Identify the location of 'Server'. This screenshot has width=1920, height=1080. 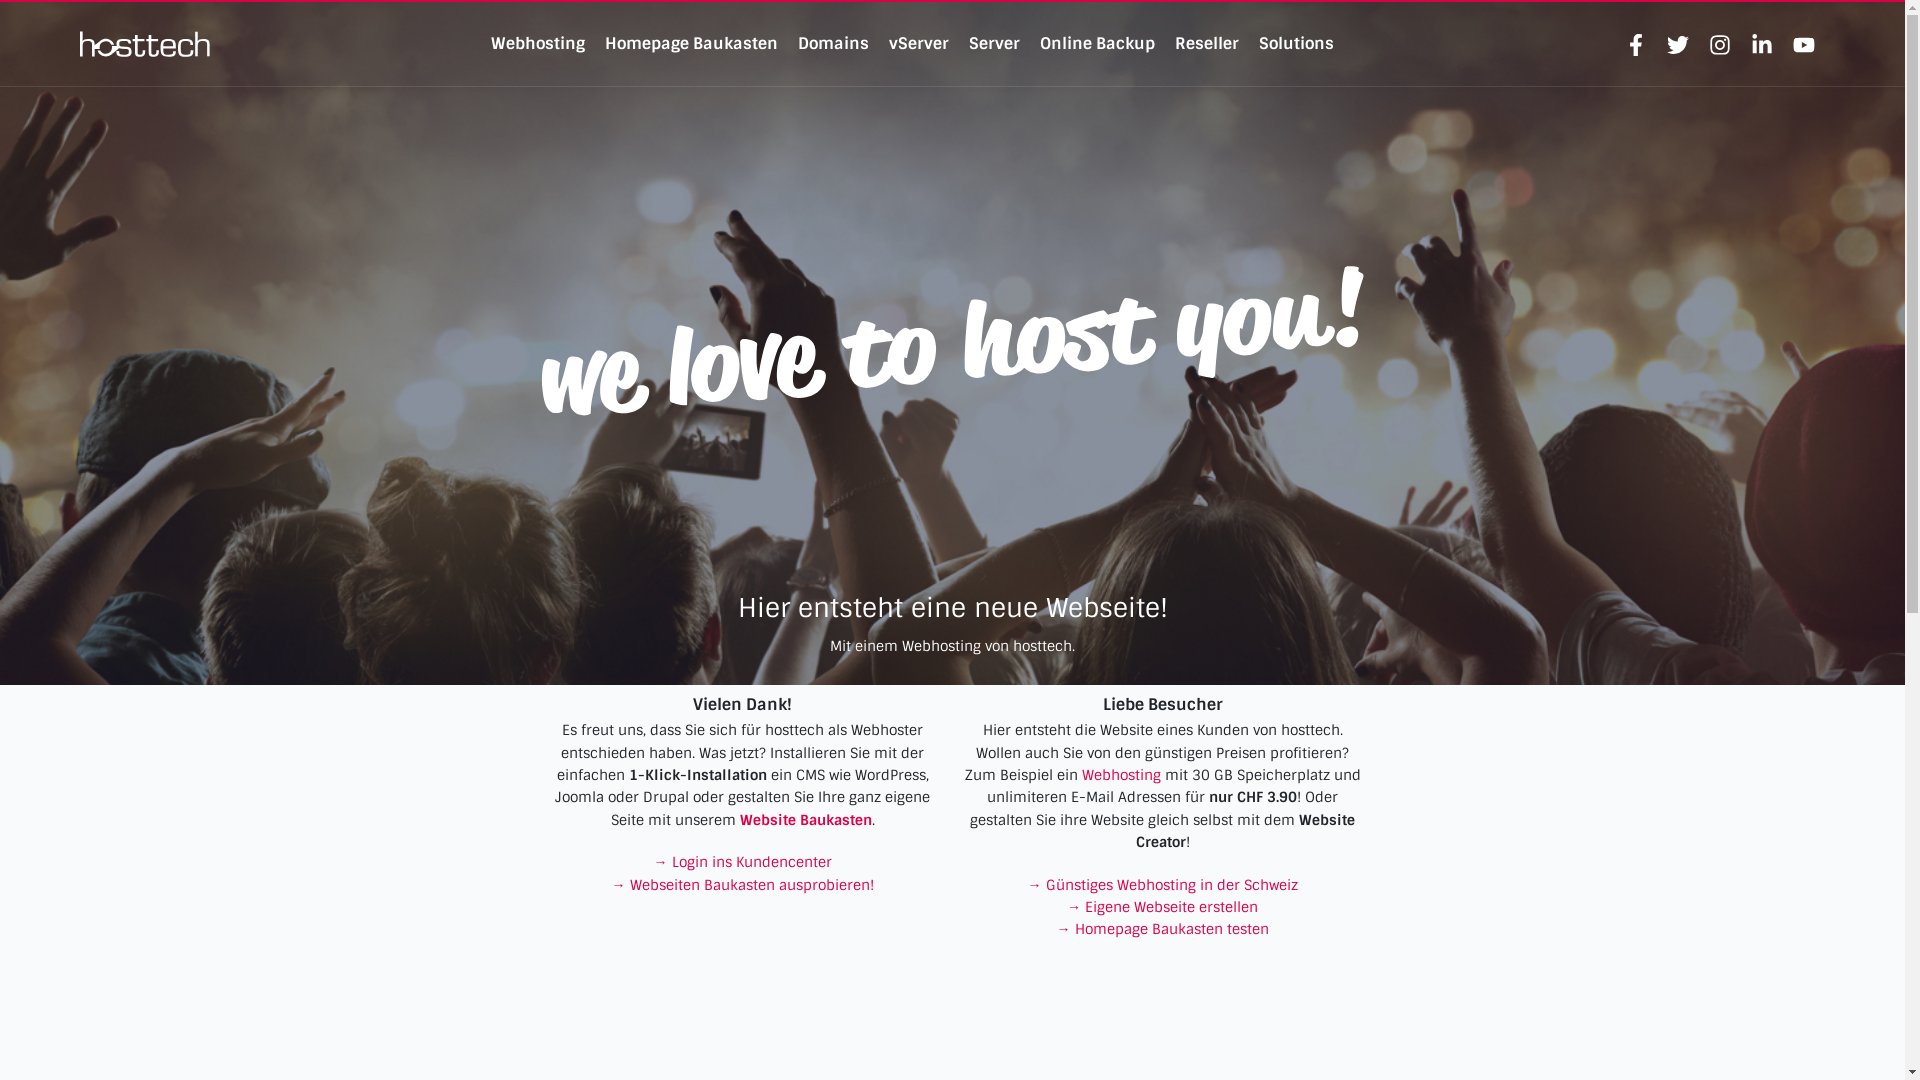
(969, 43).